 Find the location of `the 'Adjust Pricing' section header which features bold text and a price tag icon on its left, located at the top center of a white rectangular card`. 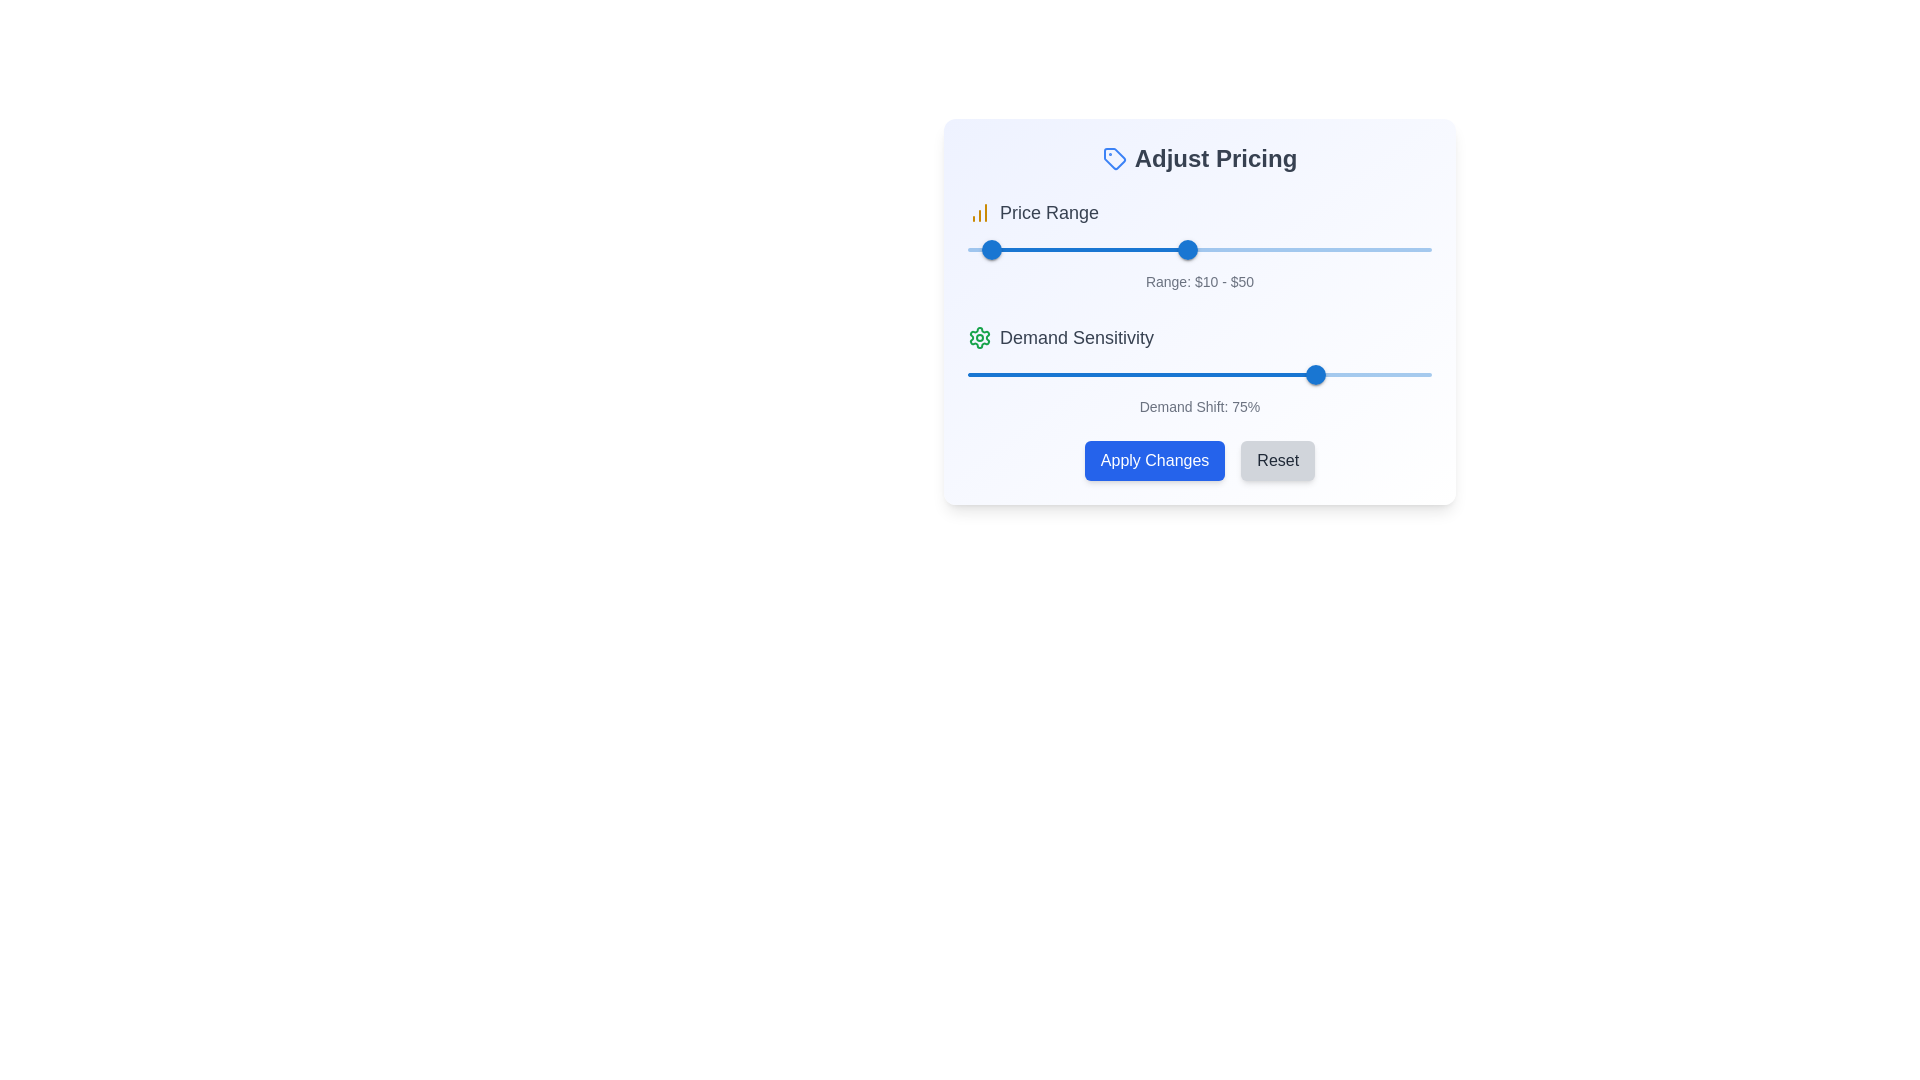

the 'Adjust Pricing' section header which features bold text and a price tag icon on its left, located at the top center of a white rectangular card is located at coordinates (1200, 157).